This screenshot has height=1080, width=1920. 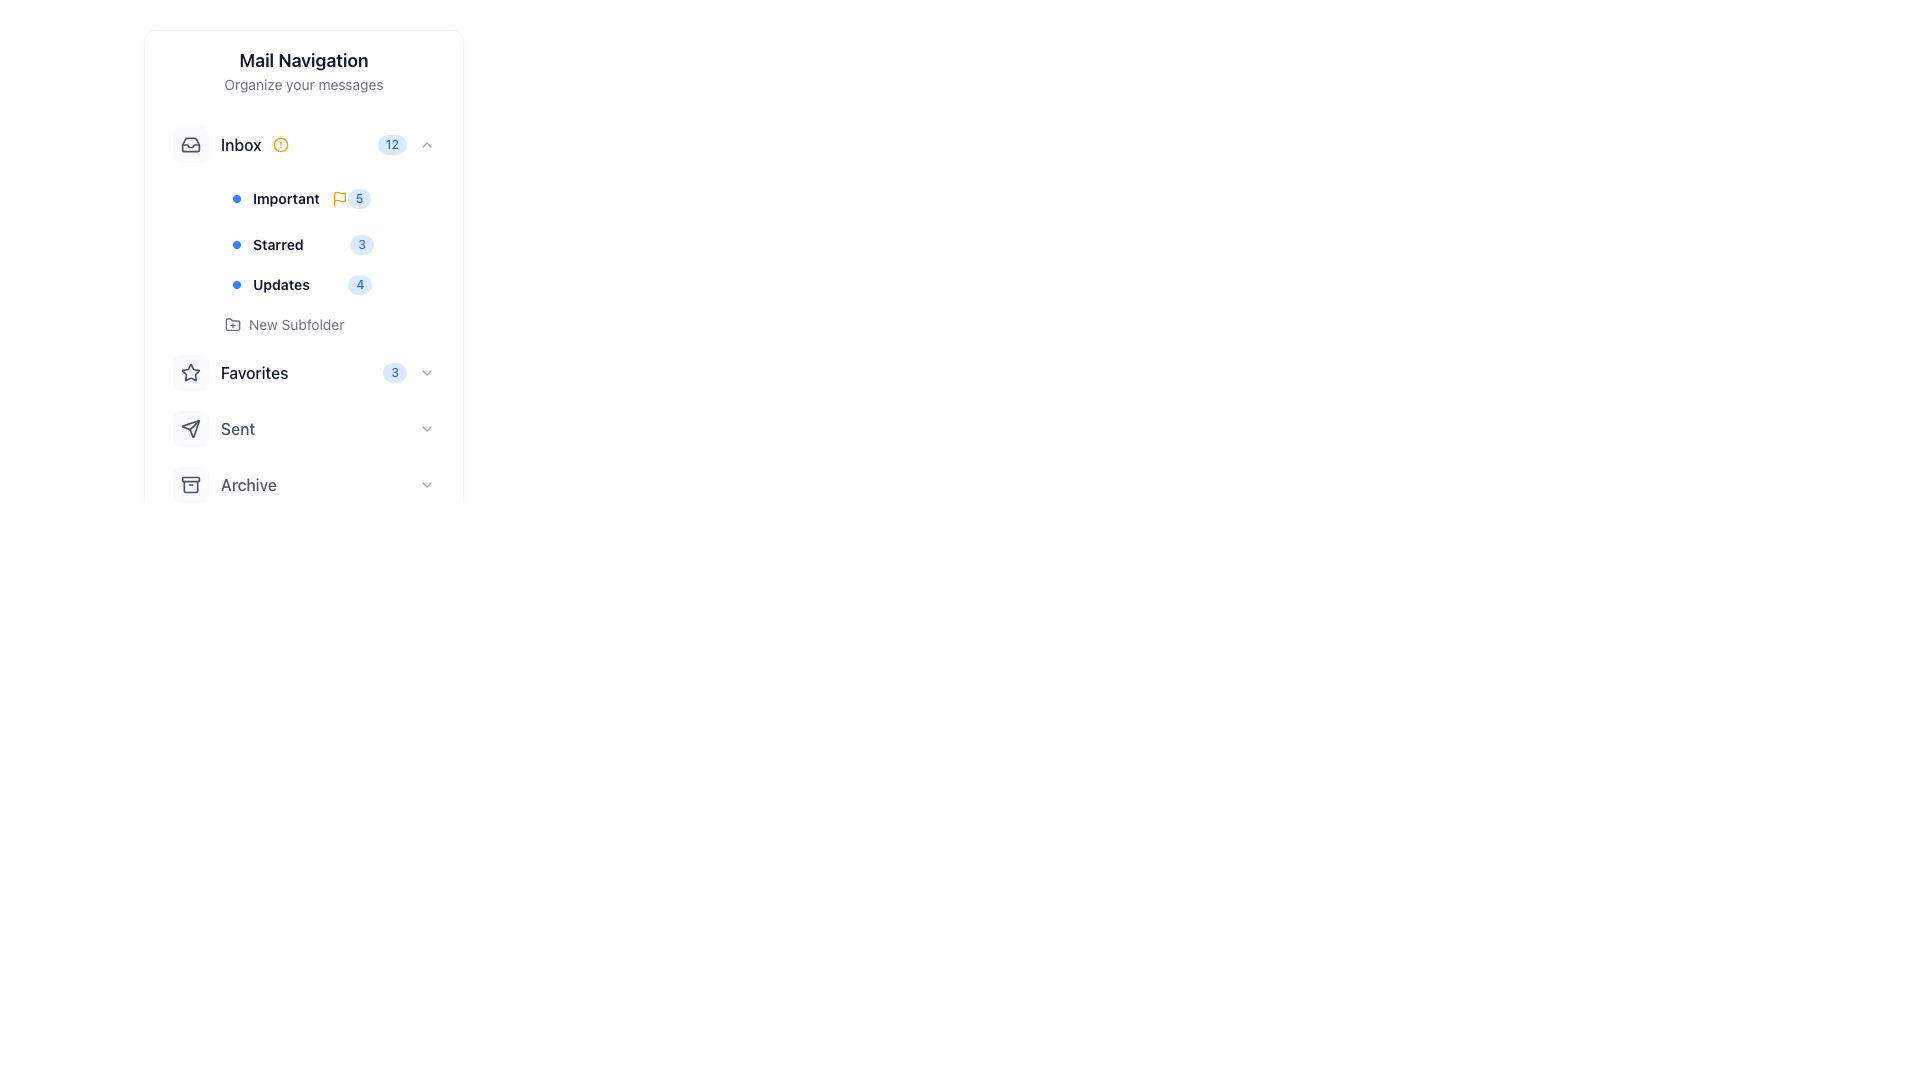 I want to click on numerical value displayed on the badge indicating unread messages or notifications, positioned to the right of the 'Important' label in the navigation menu, so click(x=359, y=199).